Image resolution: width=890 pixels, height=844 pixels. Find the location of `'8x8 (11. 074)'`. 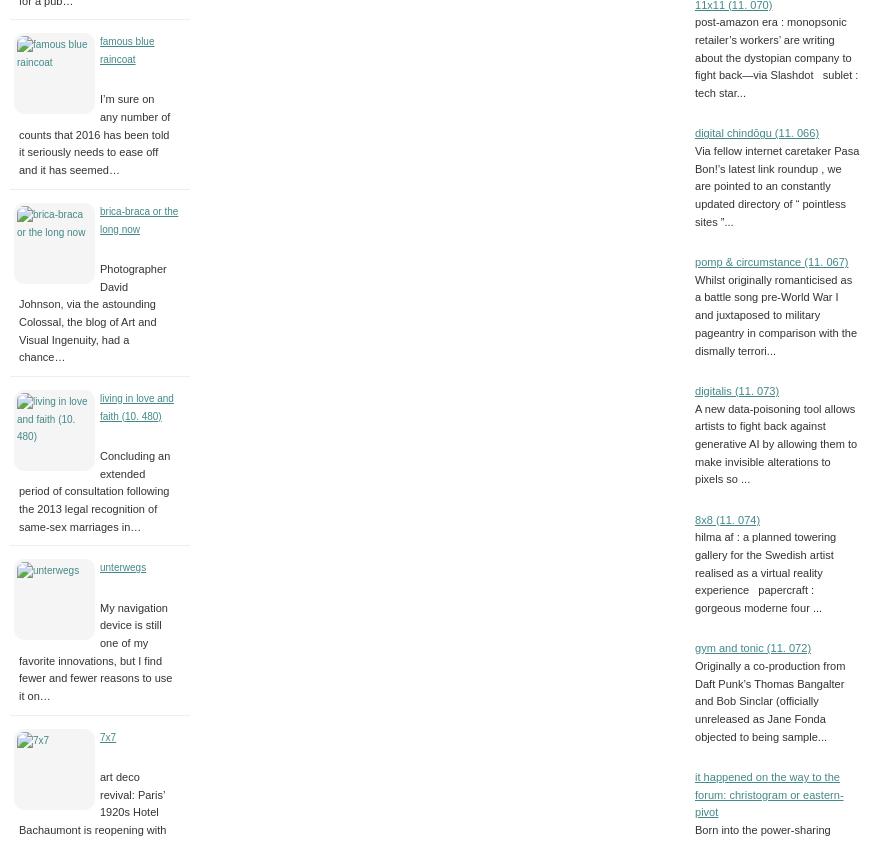

'8x8 (11. 074)' is located at coordinates (694, 517).